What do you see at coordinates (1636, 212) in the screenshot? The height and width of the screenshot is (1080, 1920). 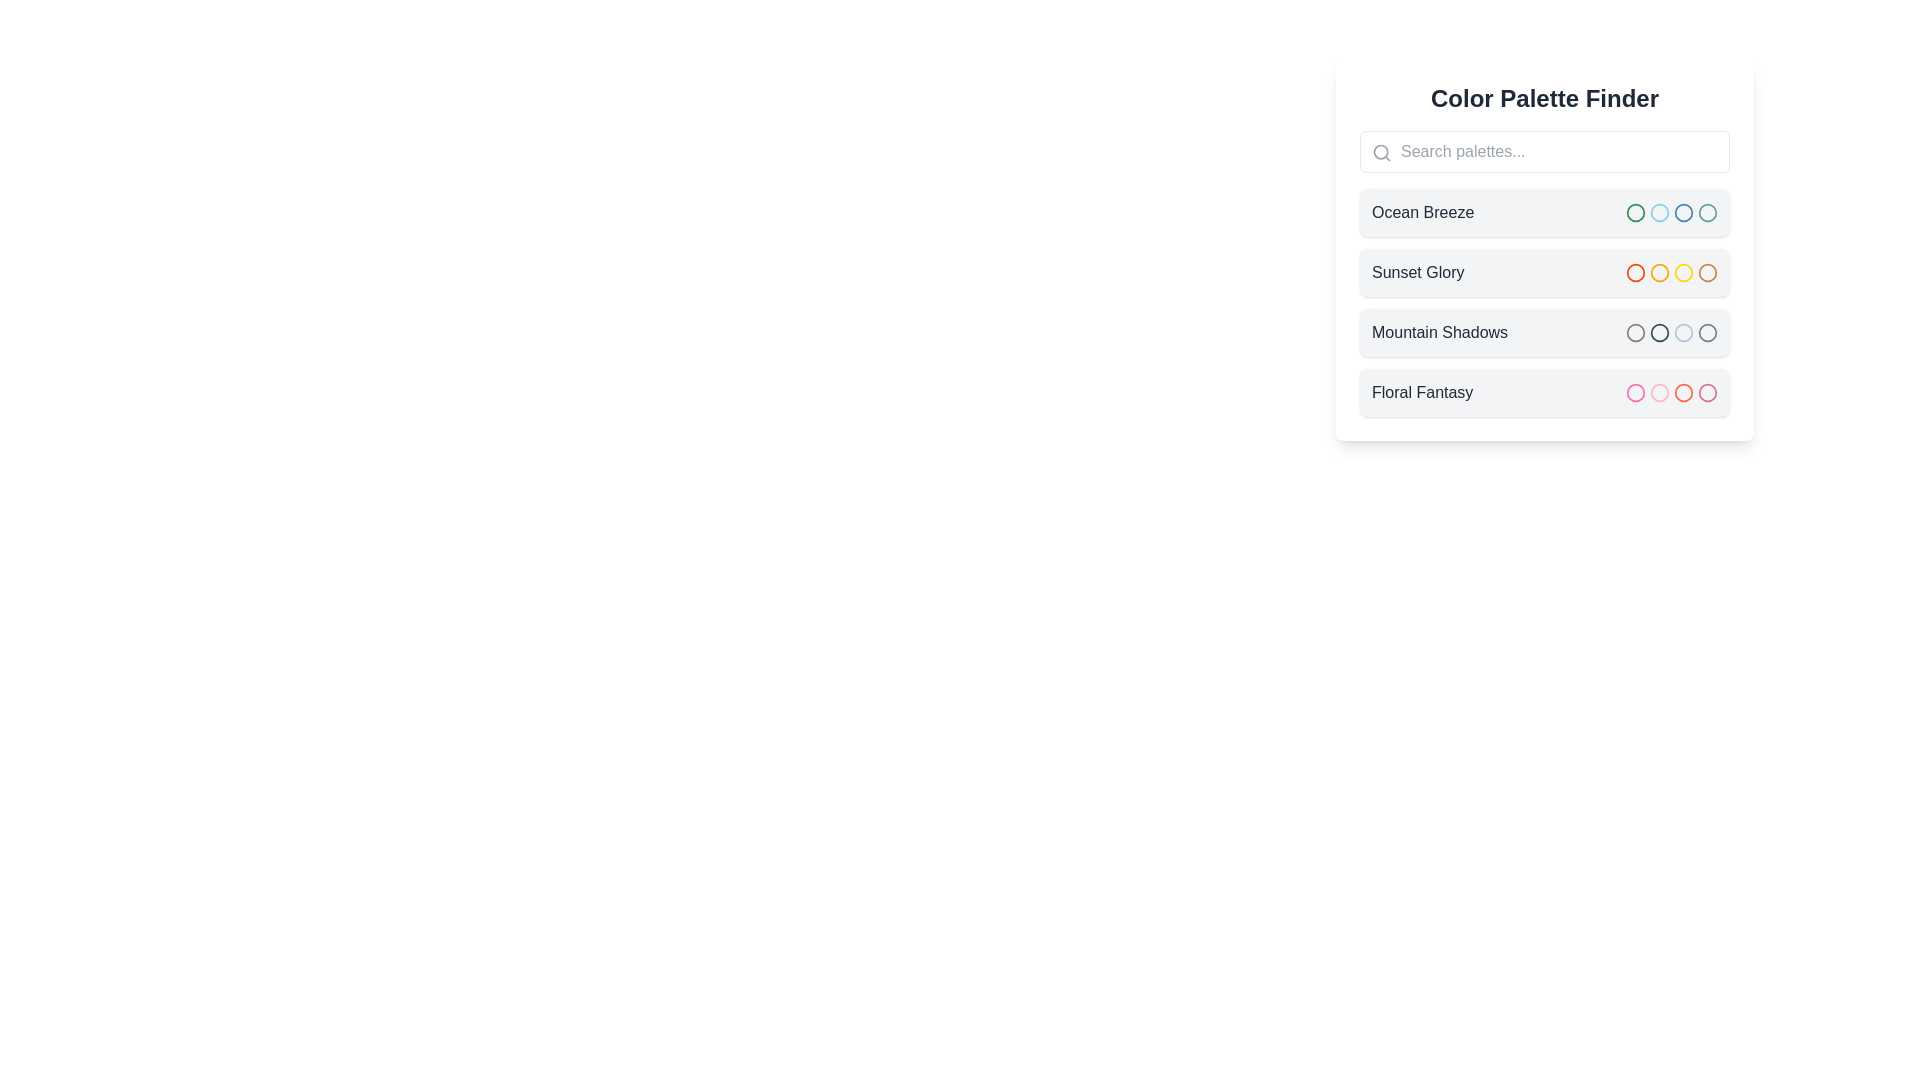 I see `the first circular icon in the 'Ocean Breeze' color palette` at bounding box center [1636, 212].